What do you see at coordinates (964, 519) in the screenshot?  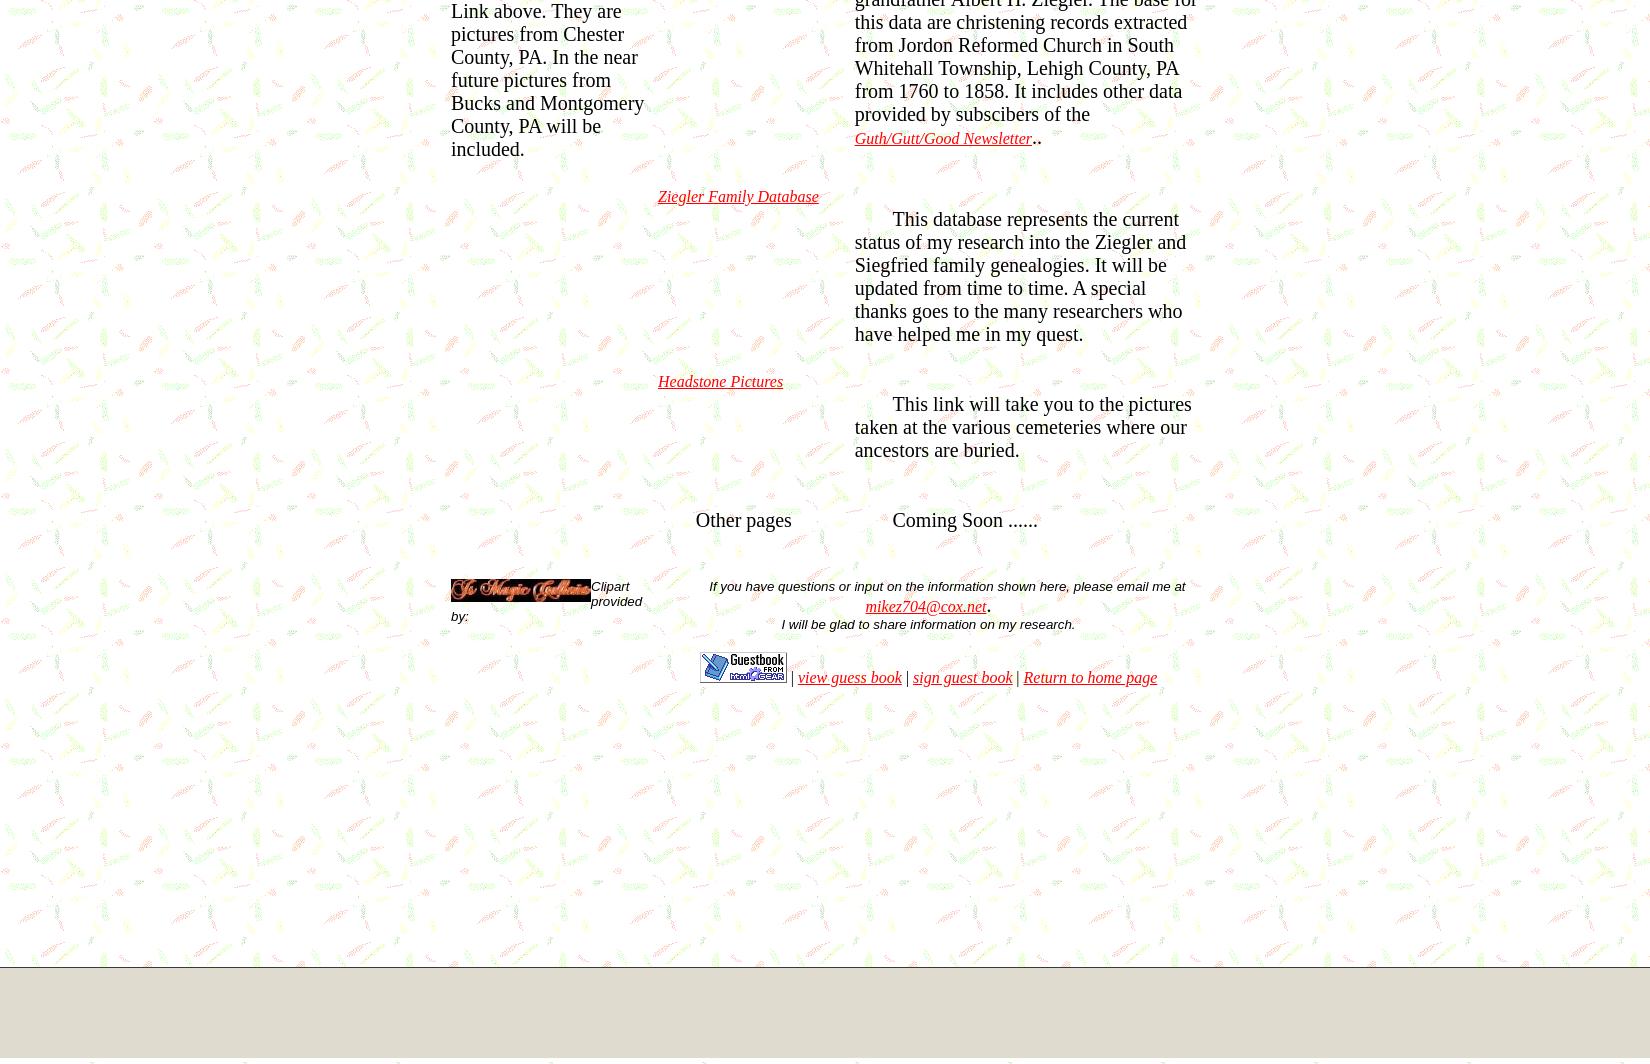 I see `'Coming Soon ......'` at bounding box center [964, 519].